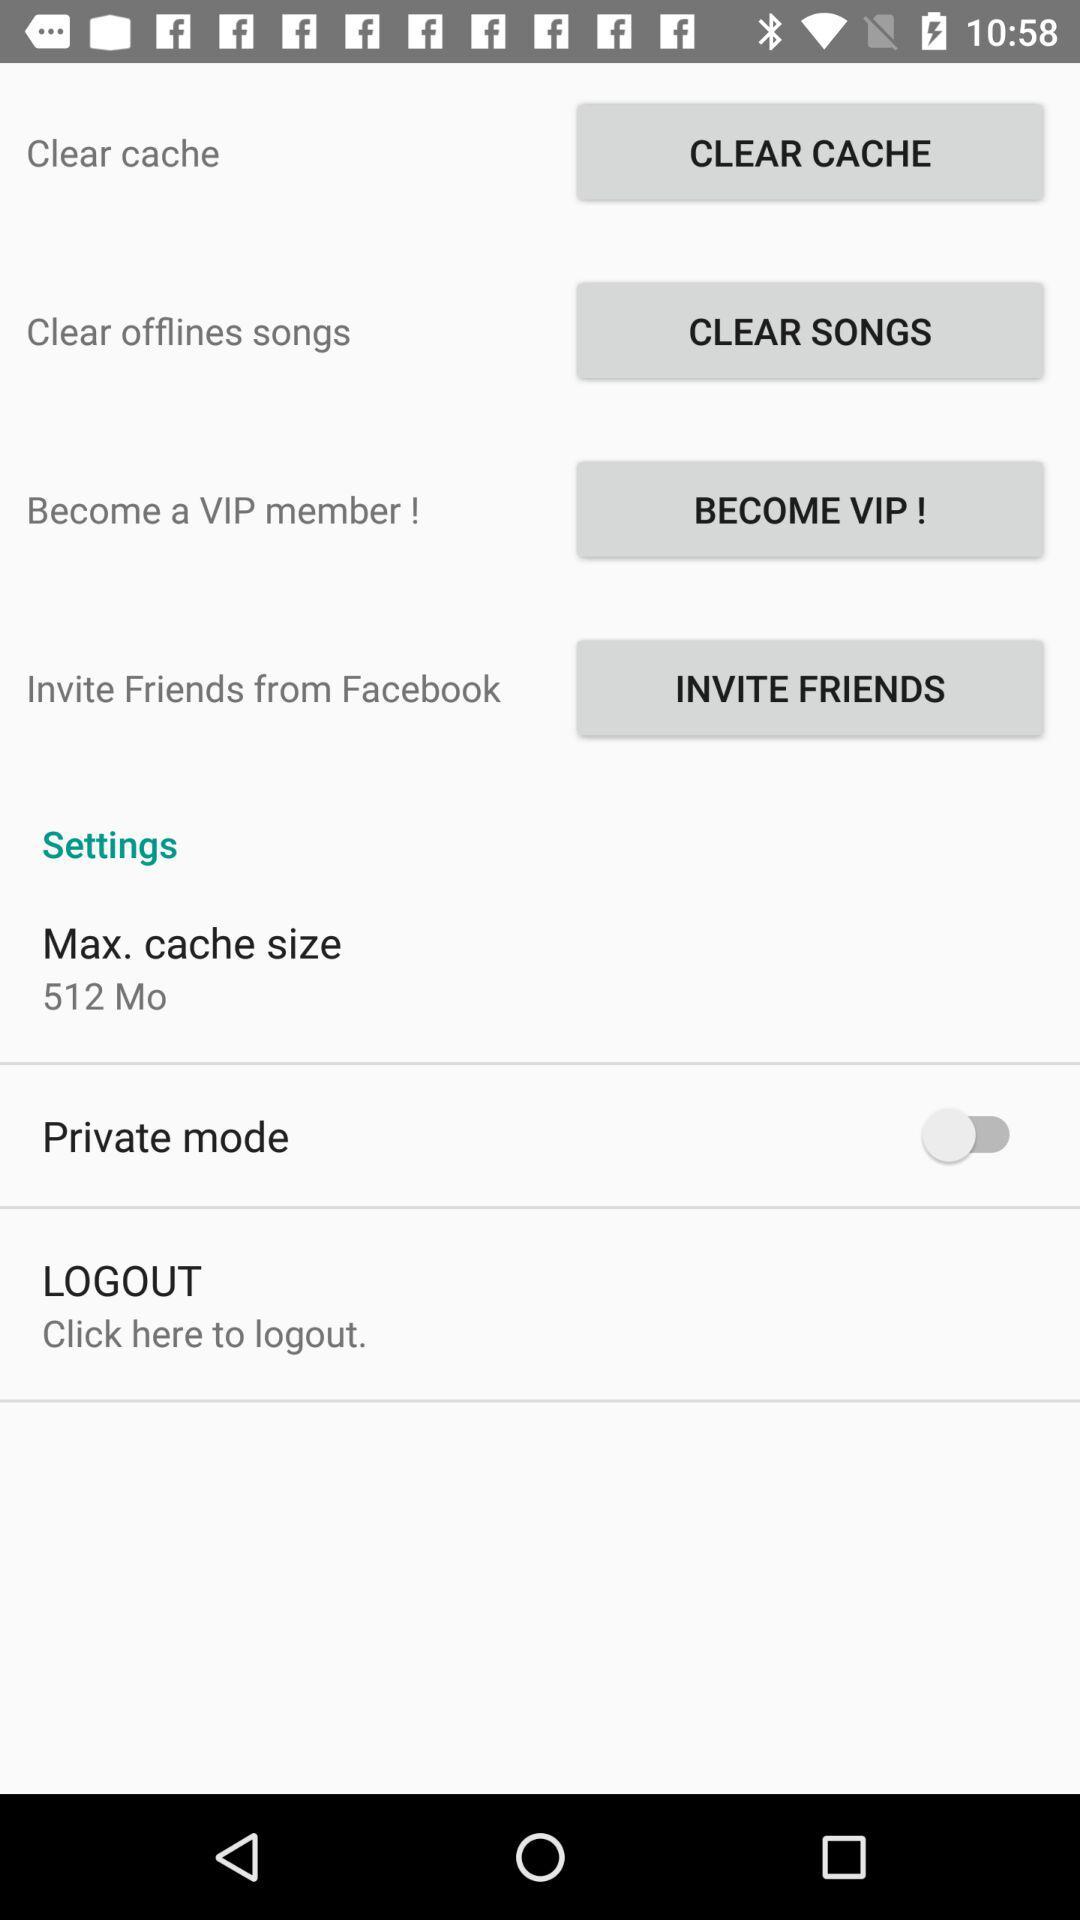  Describe the element at coordinates (204, 1332) in the screenshot. I see `the click here to at the bottom left corner` at that location.